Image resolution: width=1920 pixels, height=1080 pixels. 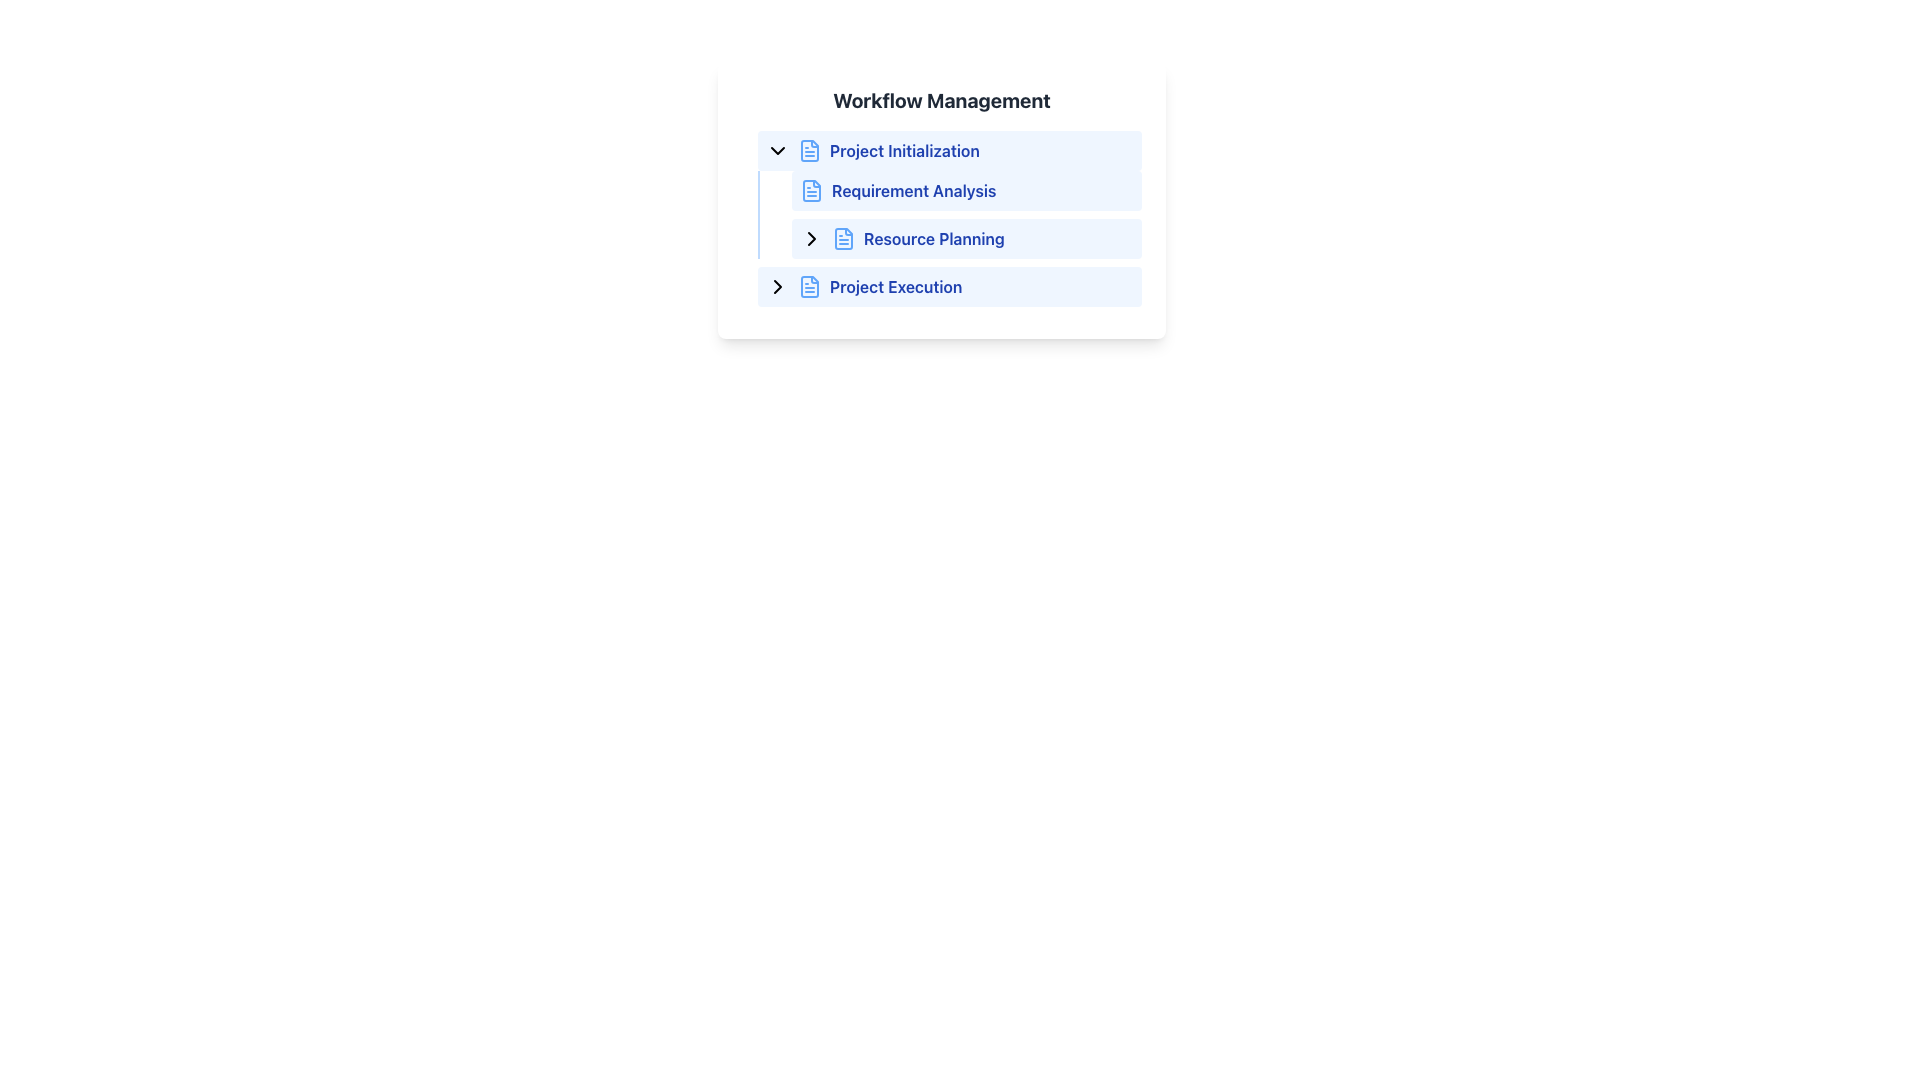 I want to click on the 'Project Initialization' button, which is a light blue rounded bar with a document icon and bold blue text, so click(x=949, y=149).